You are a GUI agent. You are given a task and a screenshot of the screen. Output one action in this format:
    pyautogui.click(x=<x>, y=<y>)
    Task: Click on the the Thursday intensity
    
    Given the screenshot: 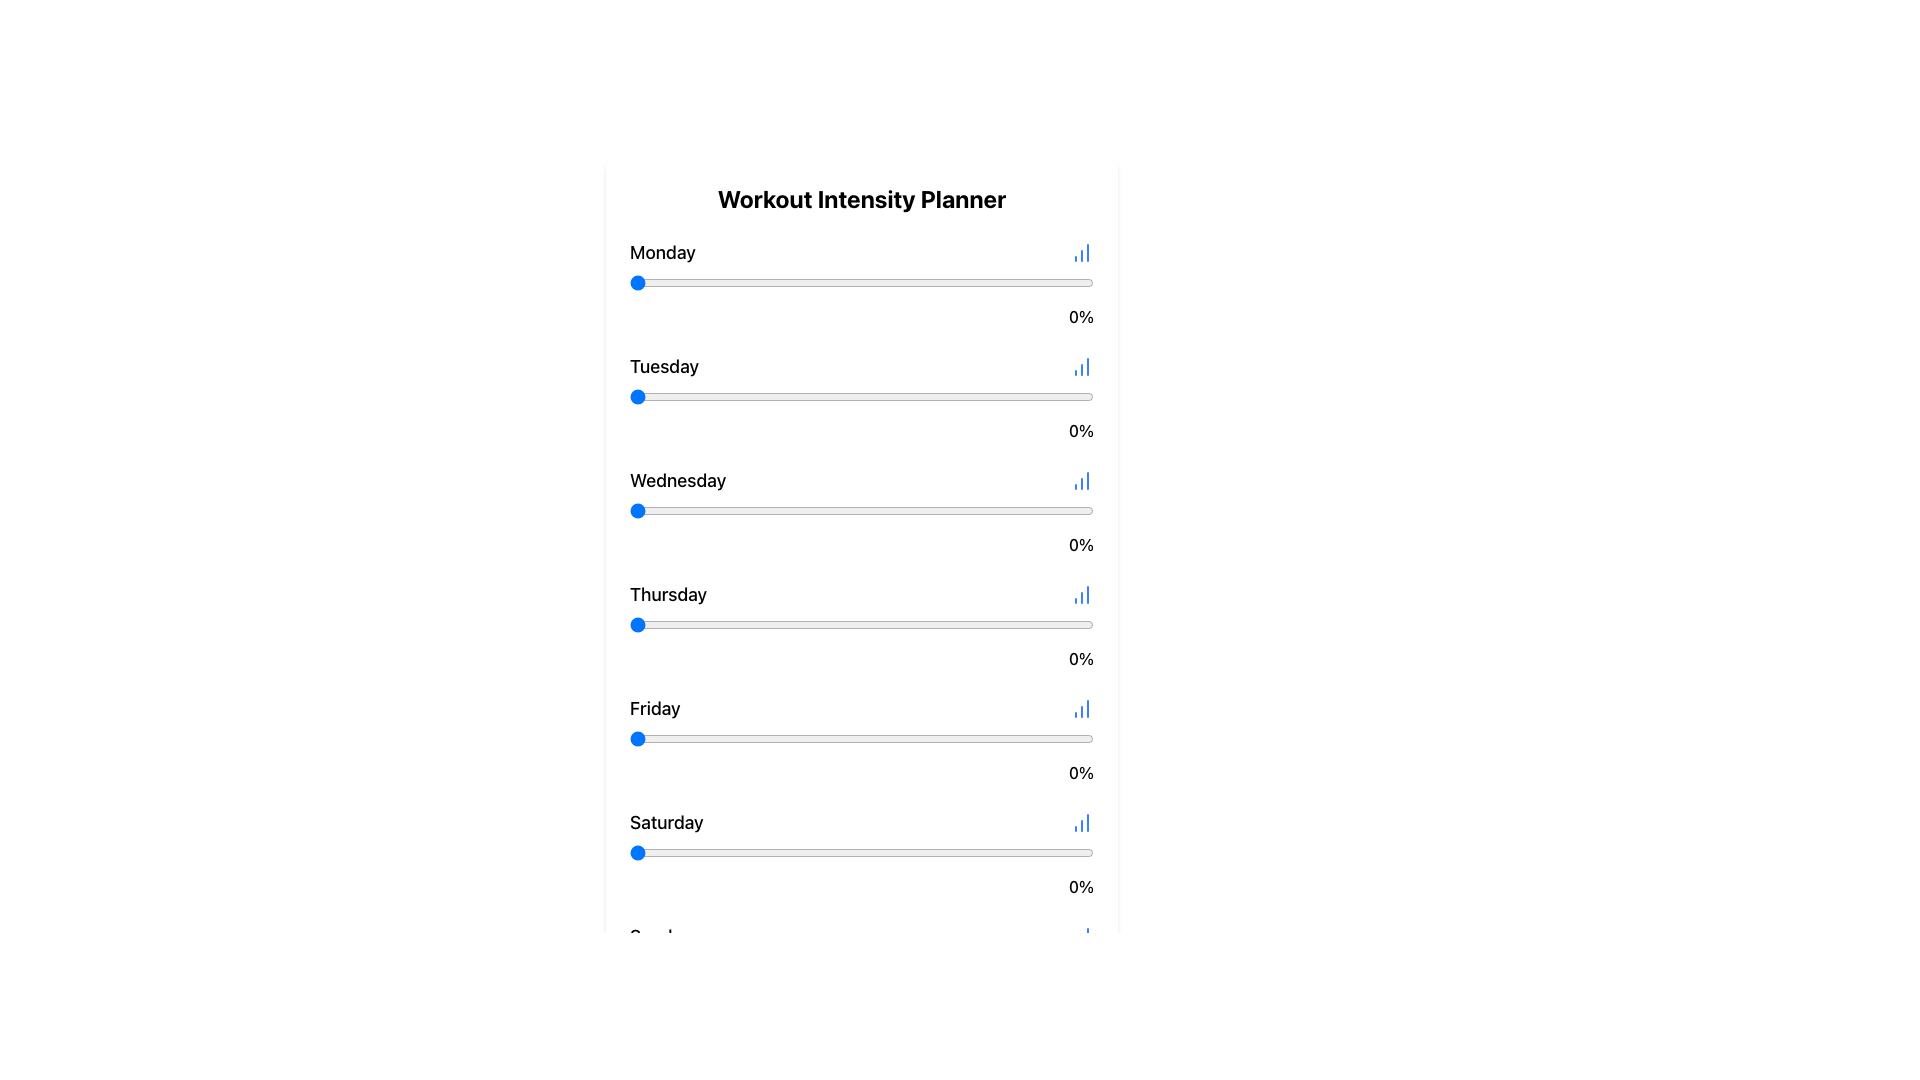 What is the action you would take?
    pyautogui.click(x=676, y=623)
    